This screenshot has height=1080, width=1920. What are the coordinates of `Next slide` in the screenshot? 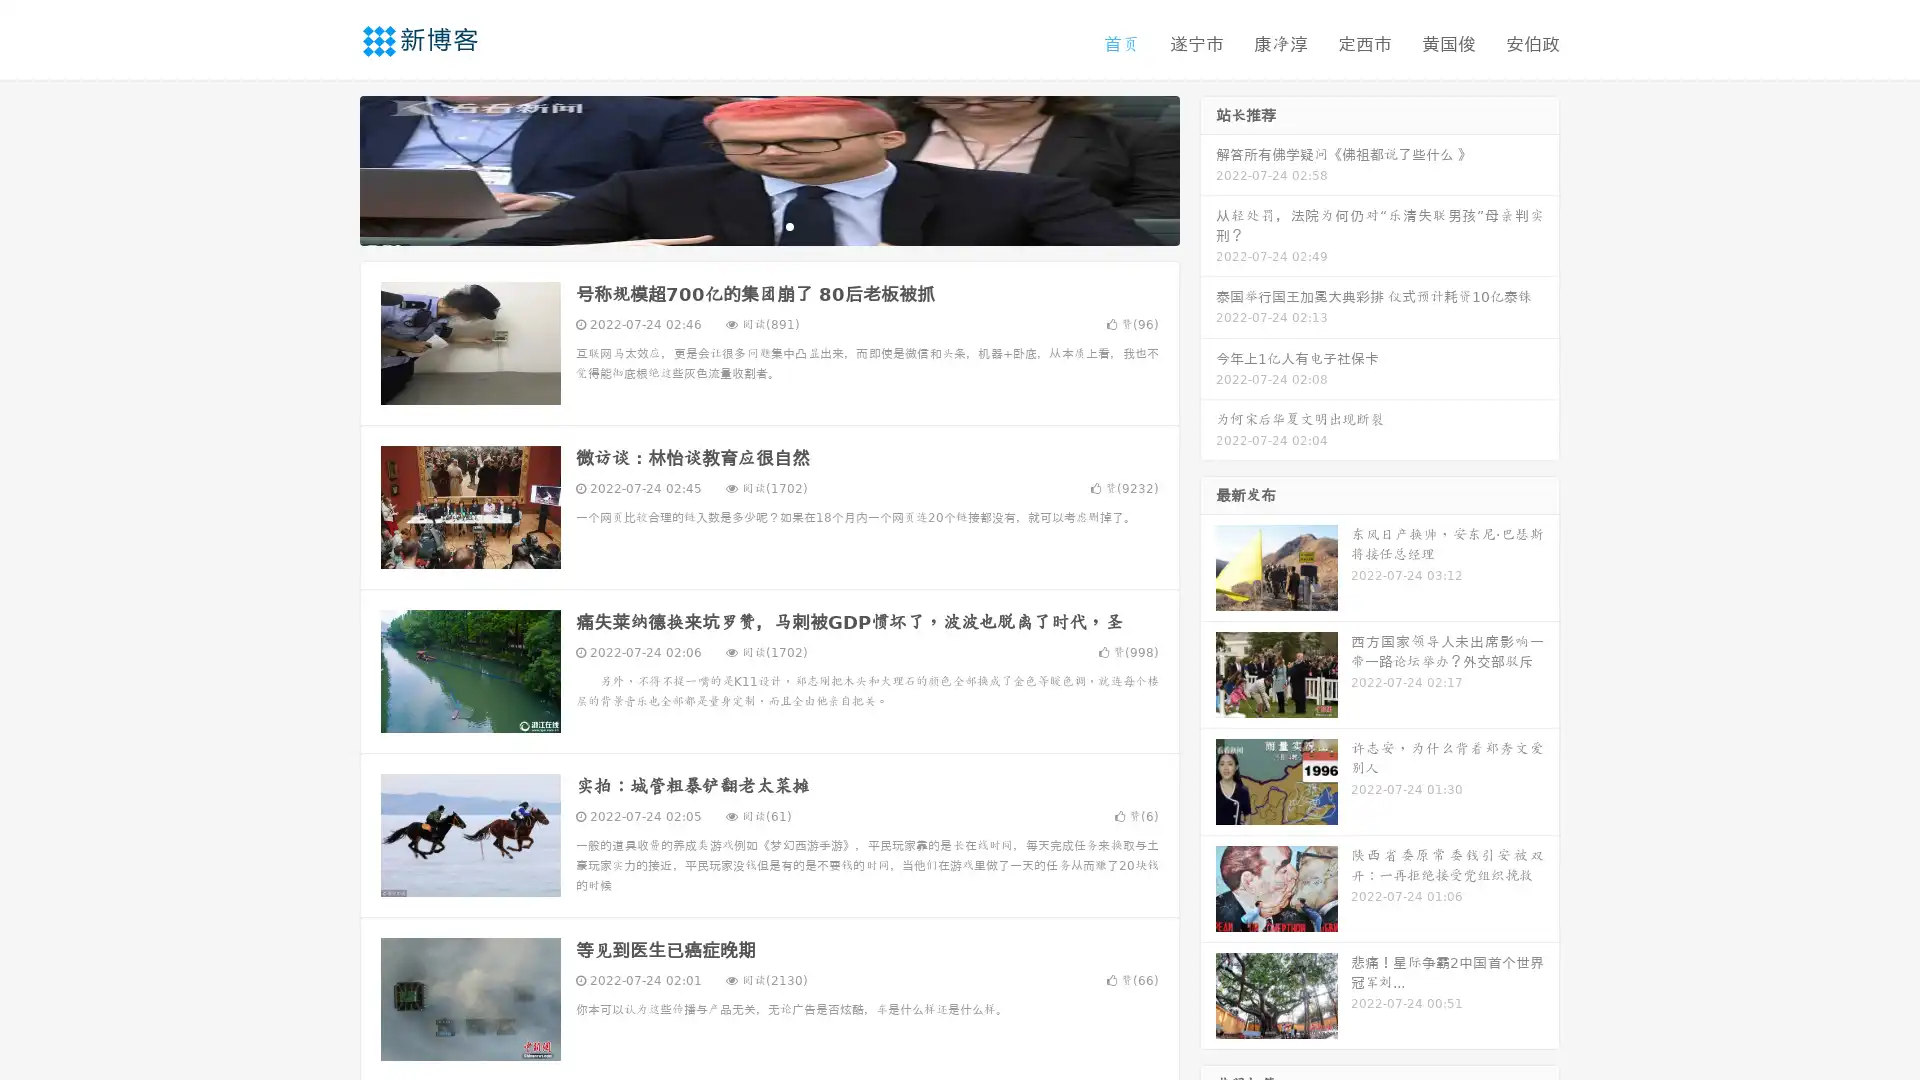 It's located at (1208, 168).